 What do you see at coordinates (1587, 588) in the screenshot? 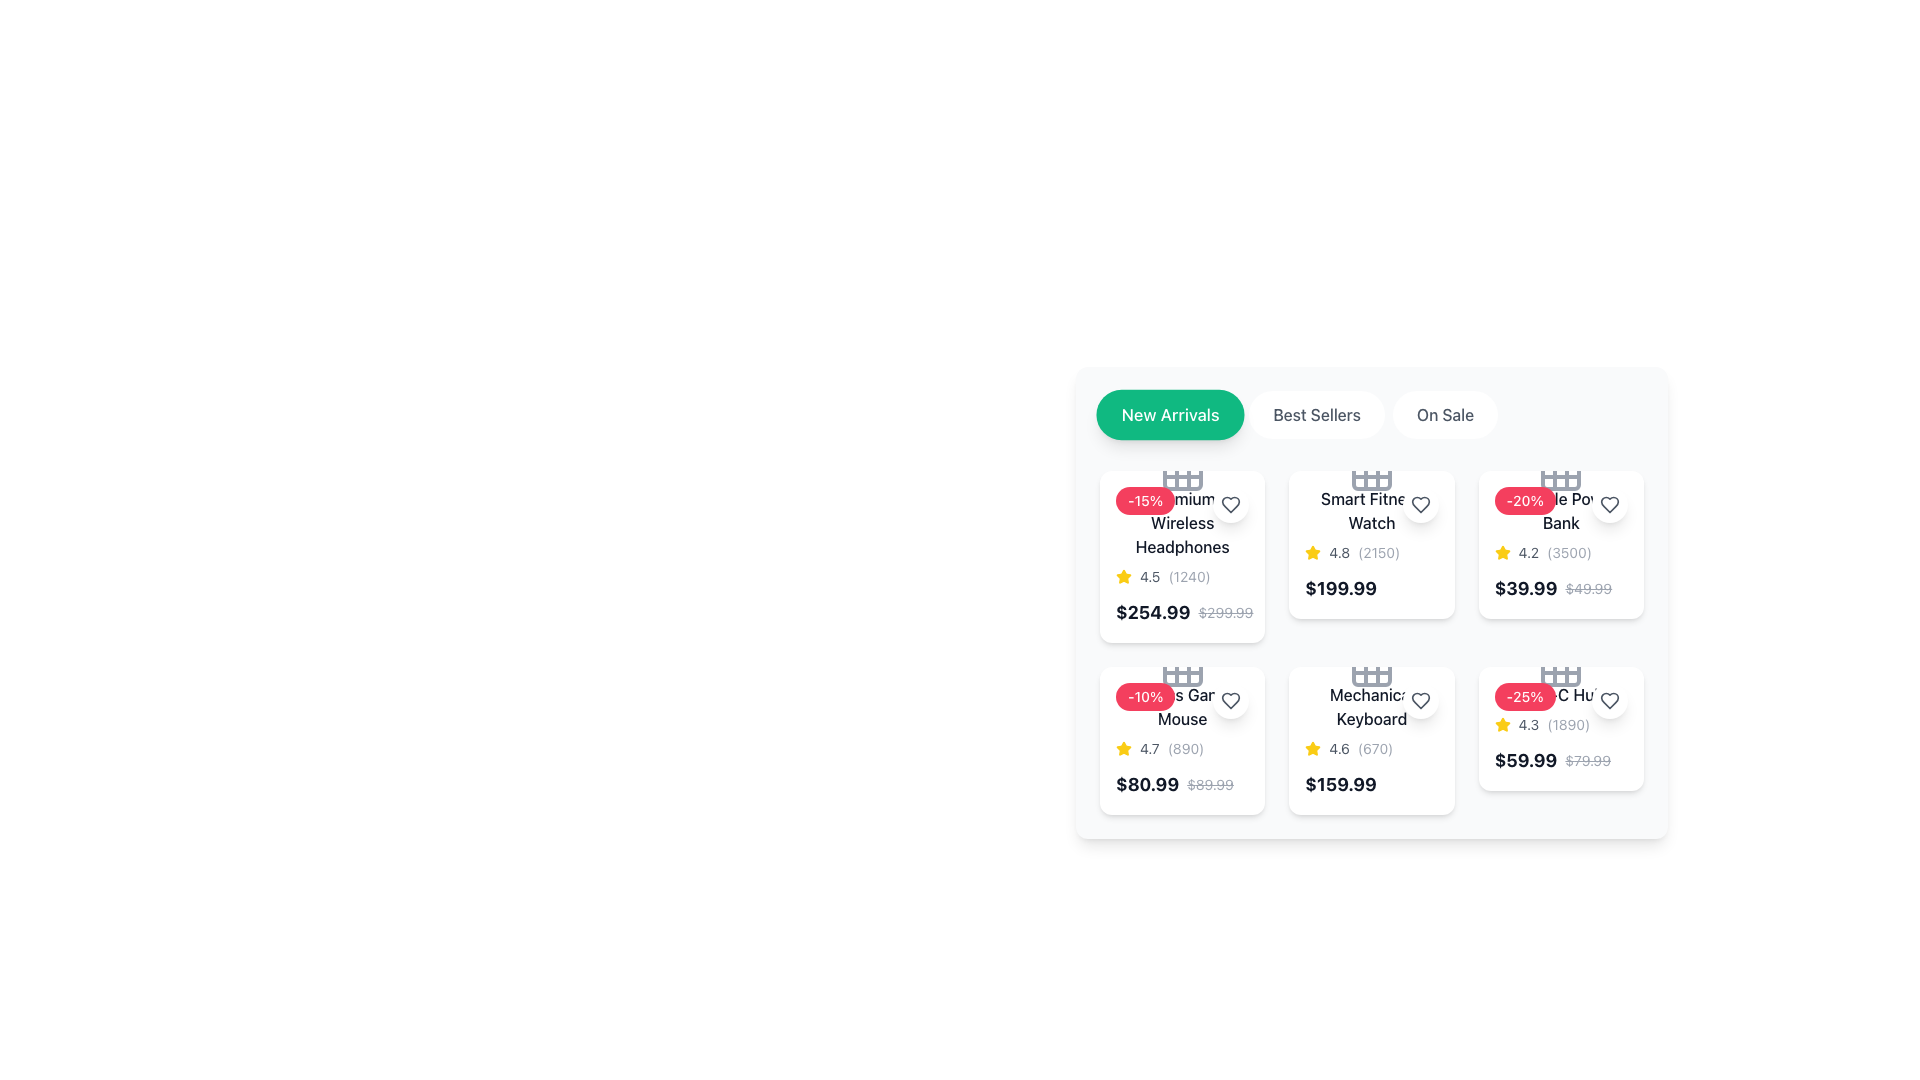
I see `the text element displaying the previous price '$49.99', which is styled with a line-through and positioned to the right of the current price '$39.99'` at bounding box center [1587, 588].